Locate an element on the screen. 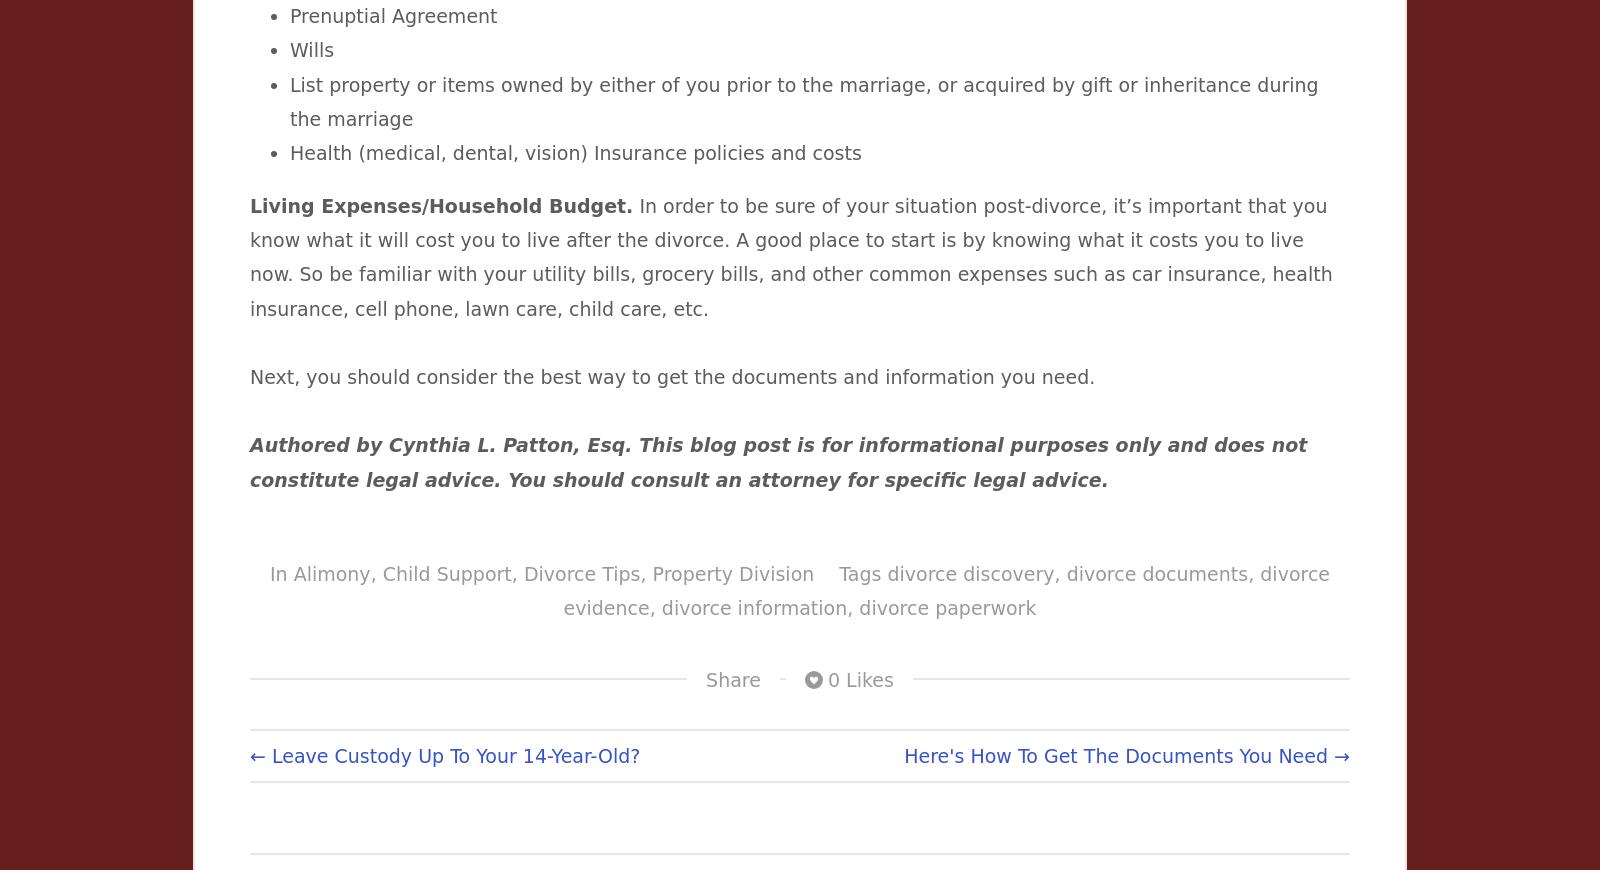  'Authored by Cynthia L. Patton, Esq. This blog post is for informational purposes only and does not constitute legal advice. You should consult an attorney for specific legal advice.' is located at coordinates (778, 460).